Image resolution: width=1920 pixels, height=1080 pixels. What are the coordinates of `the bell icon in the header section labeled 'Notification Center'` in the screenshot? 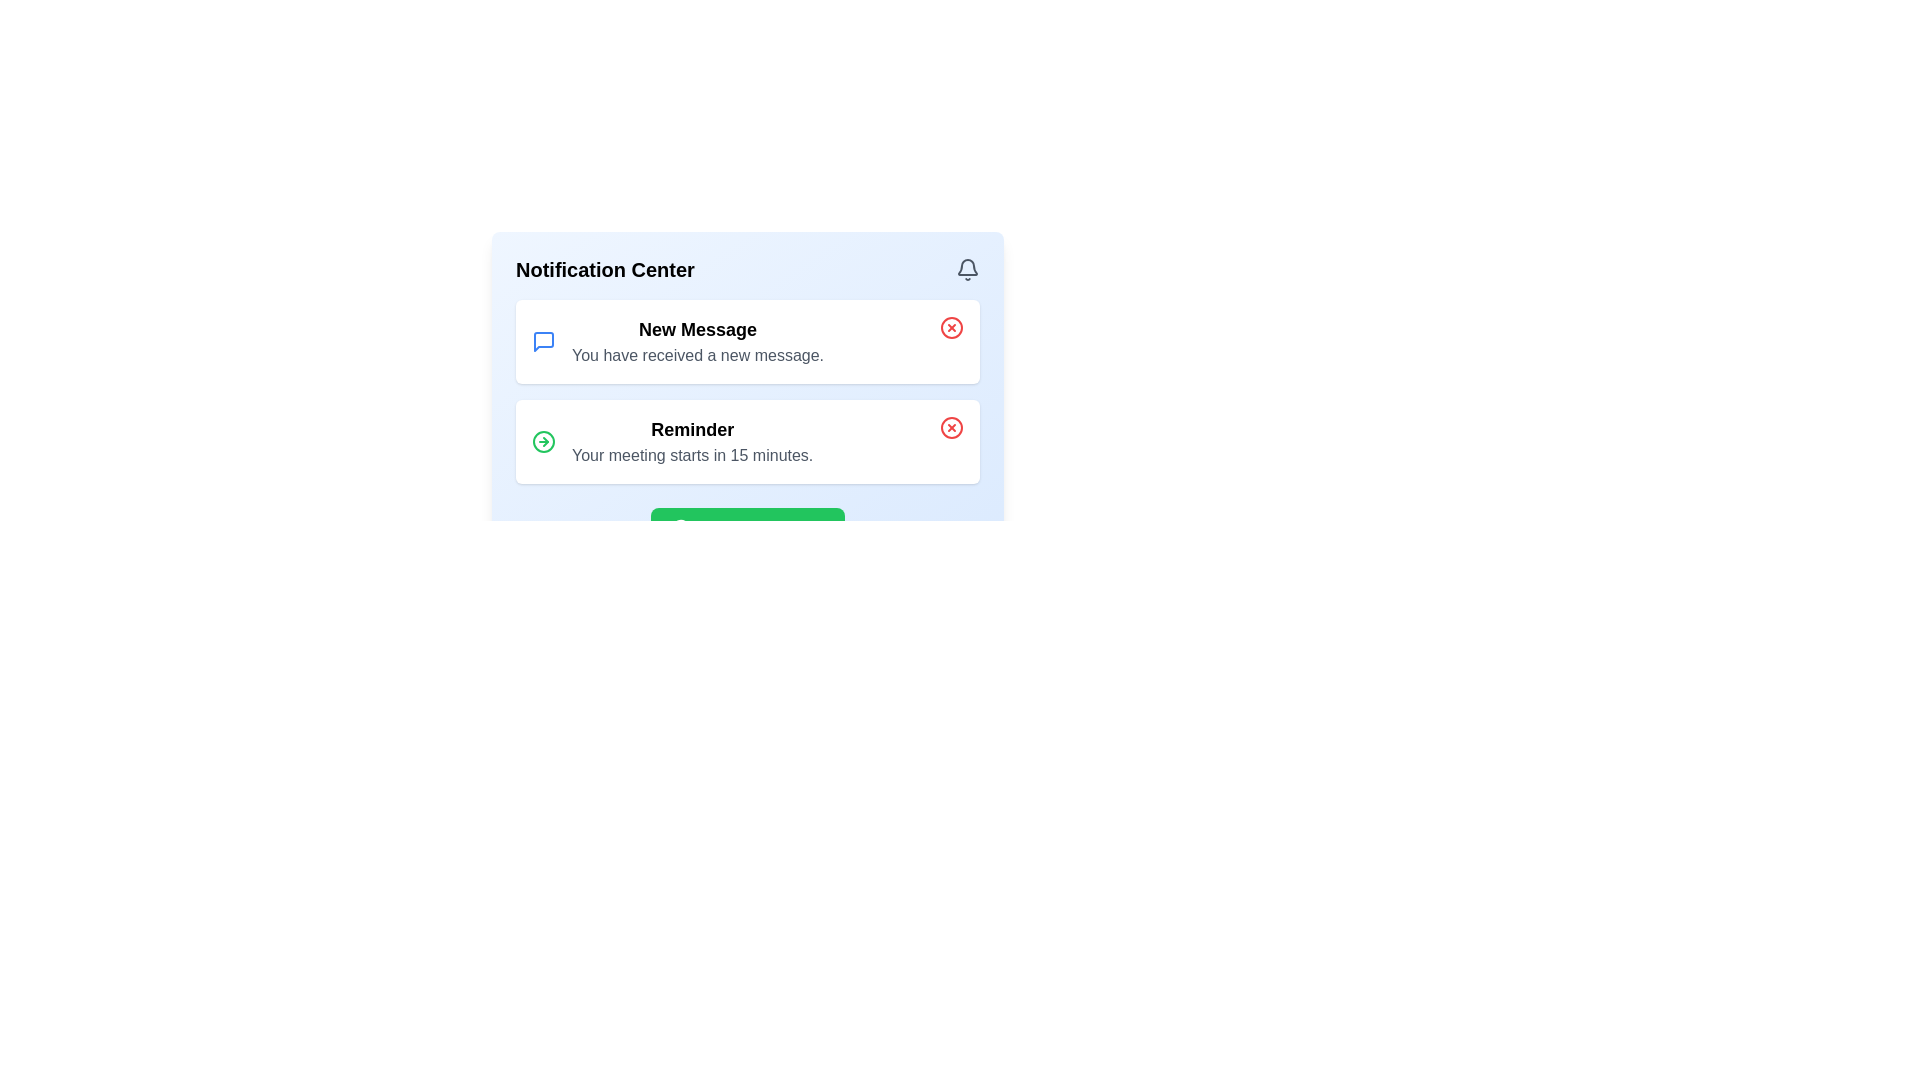 It's located at (968, 270).